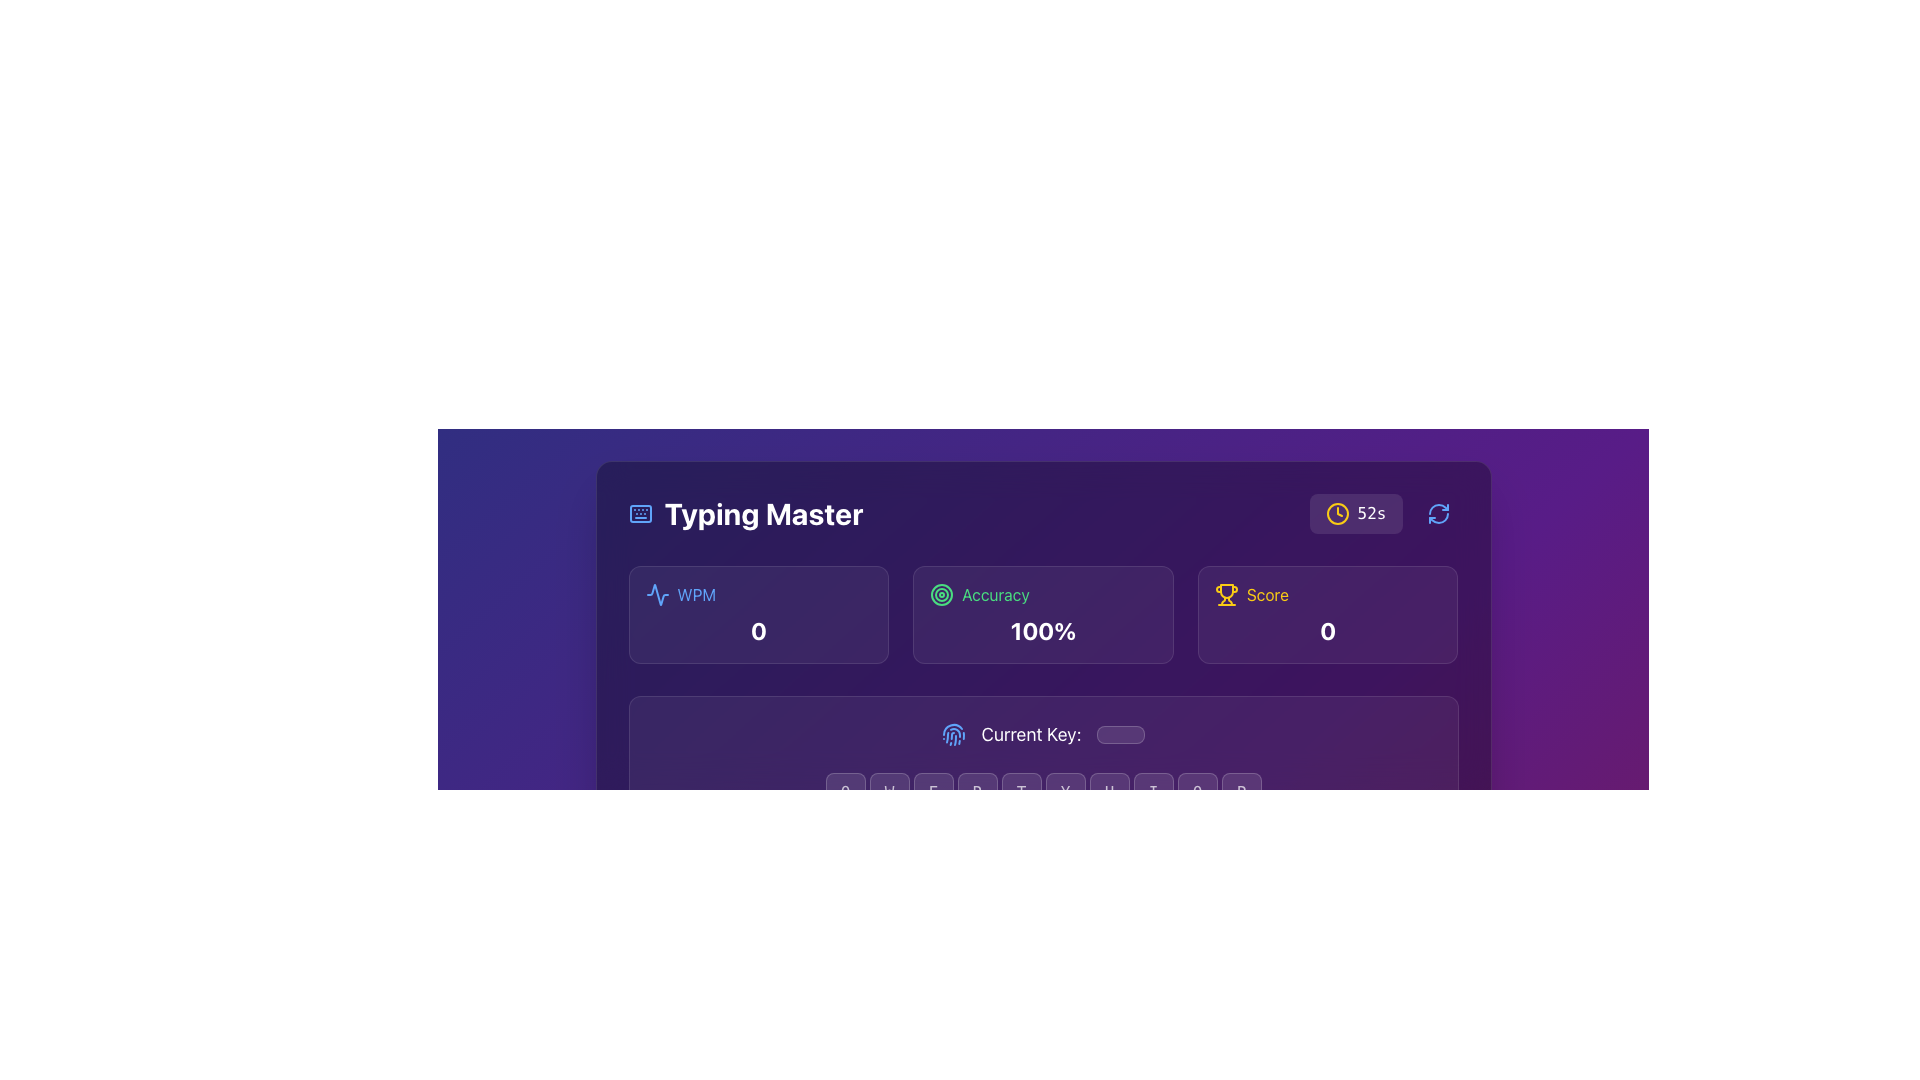 The height and width of the screenshot is (1080, 1920). Describe the element at coordinates (640, 512) in the screenshot. I see `the 'Typing Master' icon, which is positioned to the left of the title 'Typing Master' in the application interface` at that location.